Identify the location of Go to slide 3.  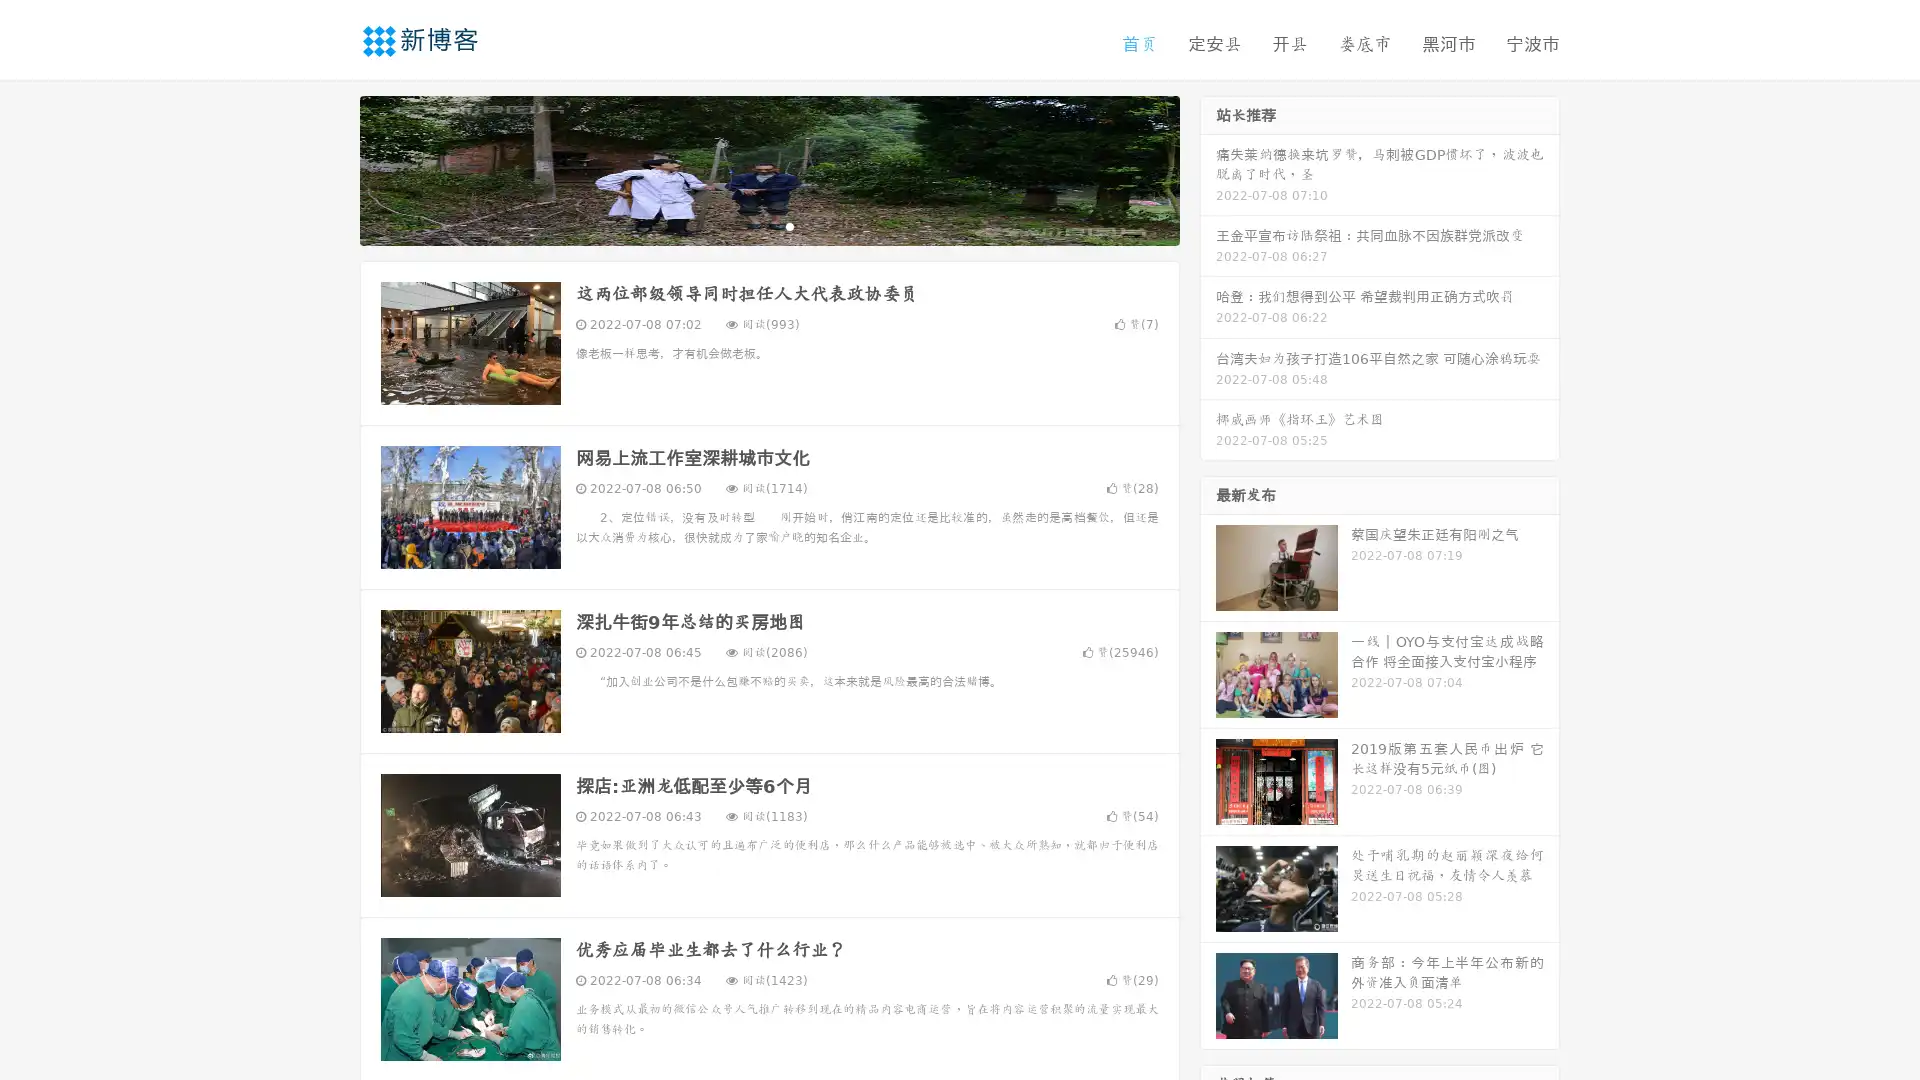
(789, 225).